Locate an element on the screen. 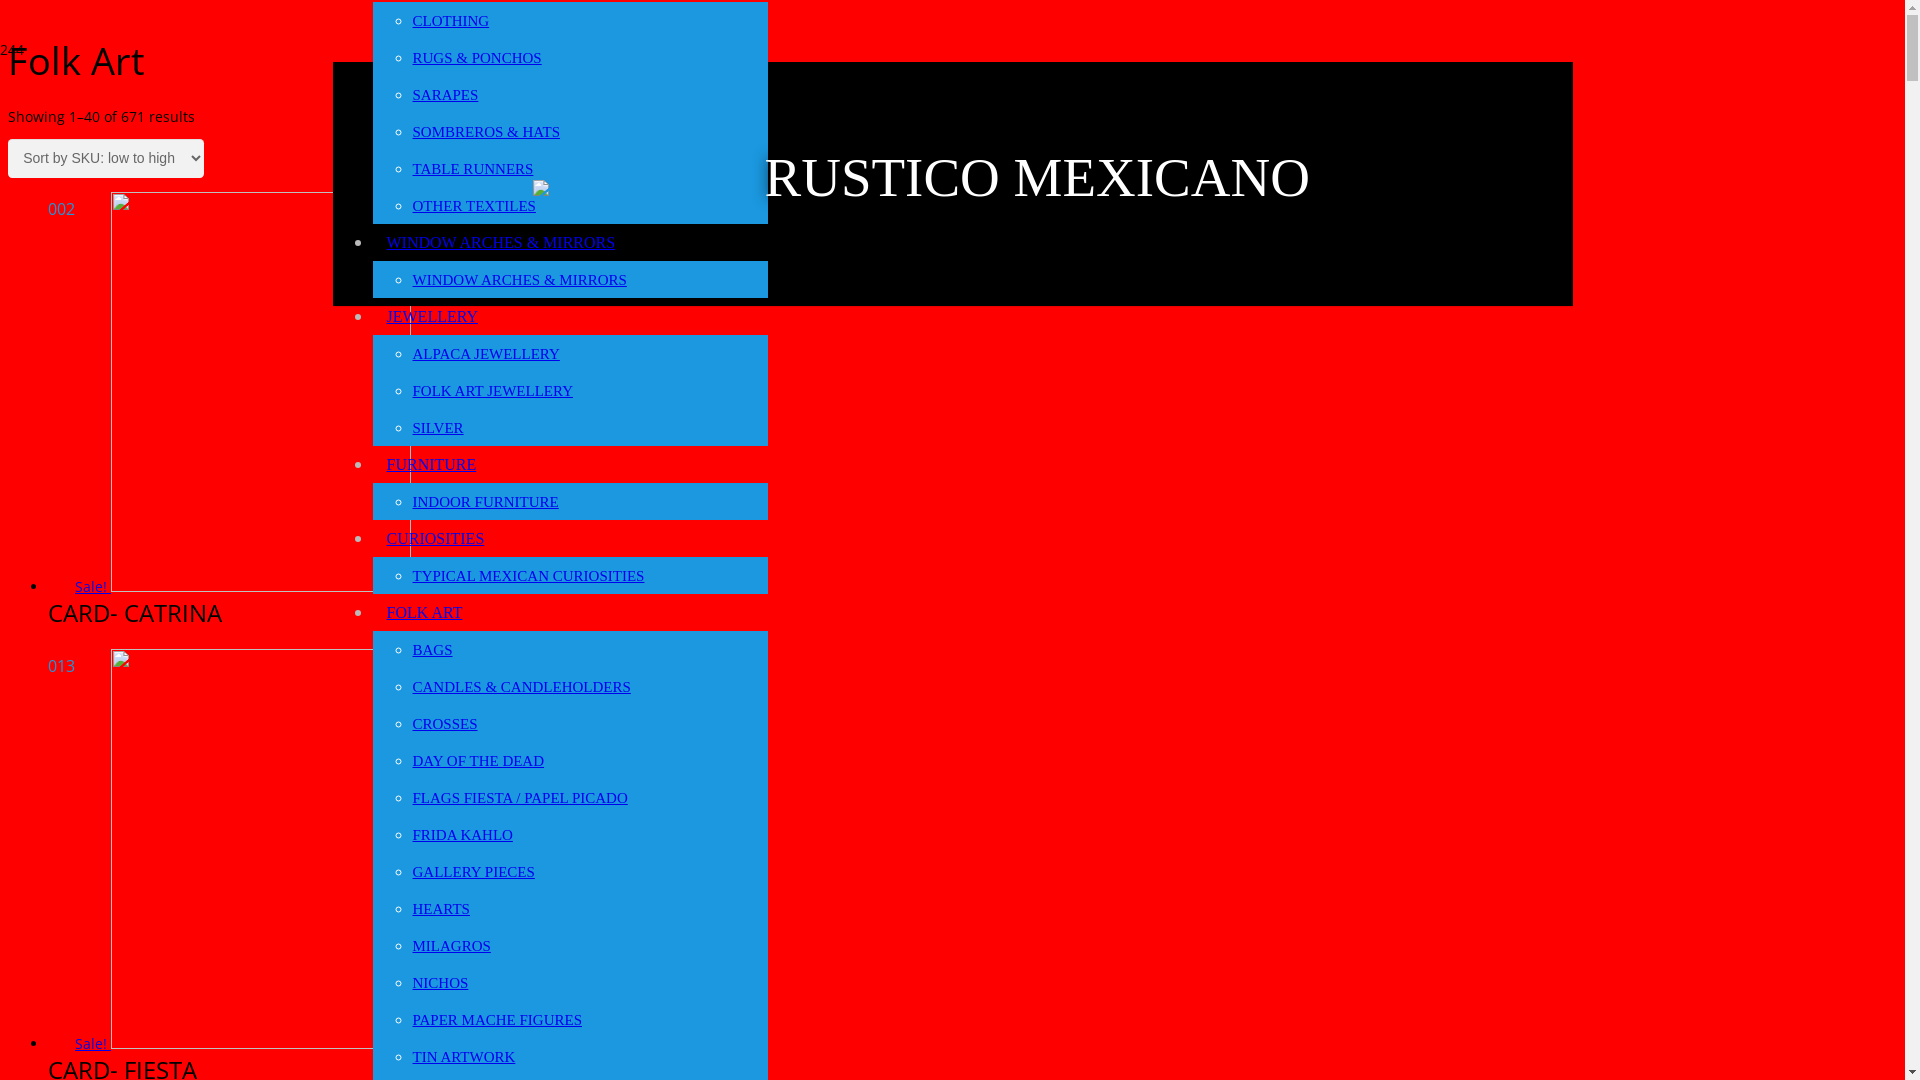 This screenshot has width=1920, height=1080. 'SOMBREROS & HATS' is located at coordinates (485, 131).